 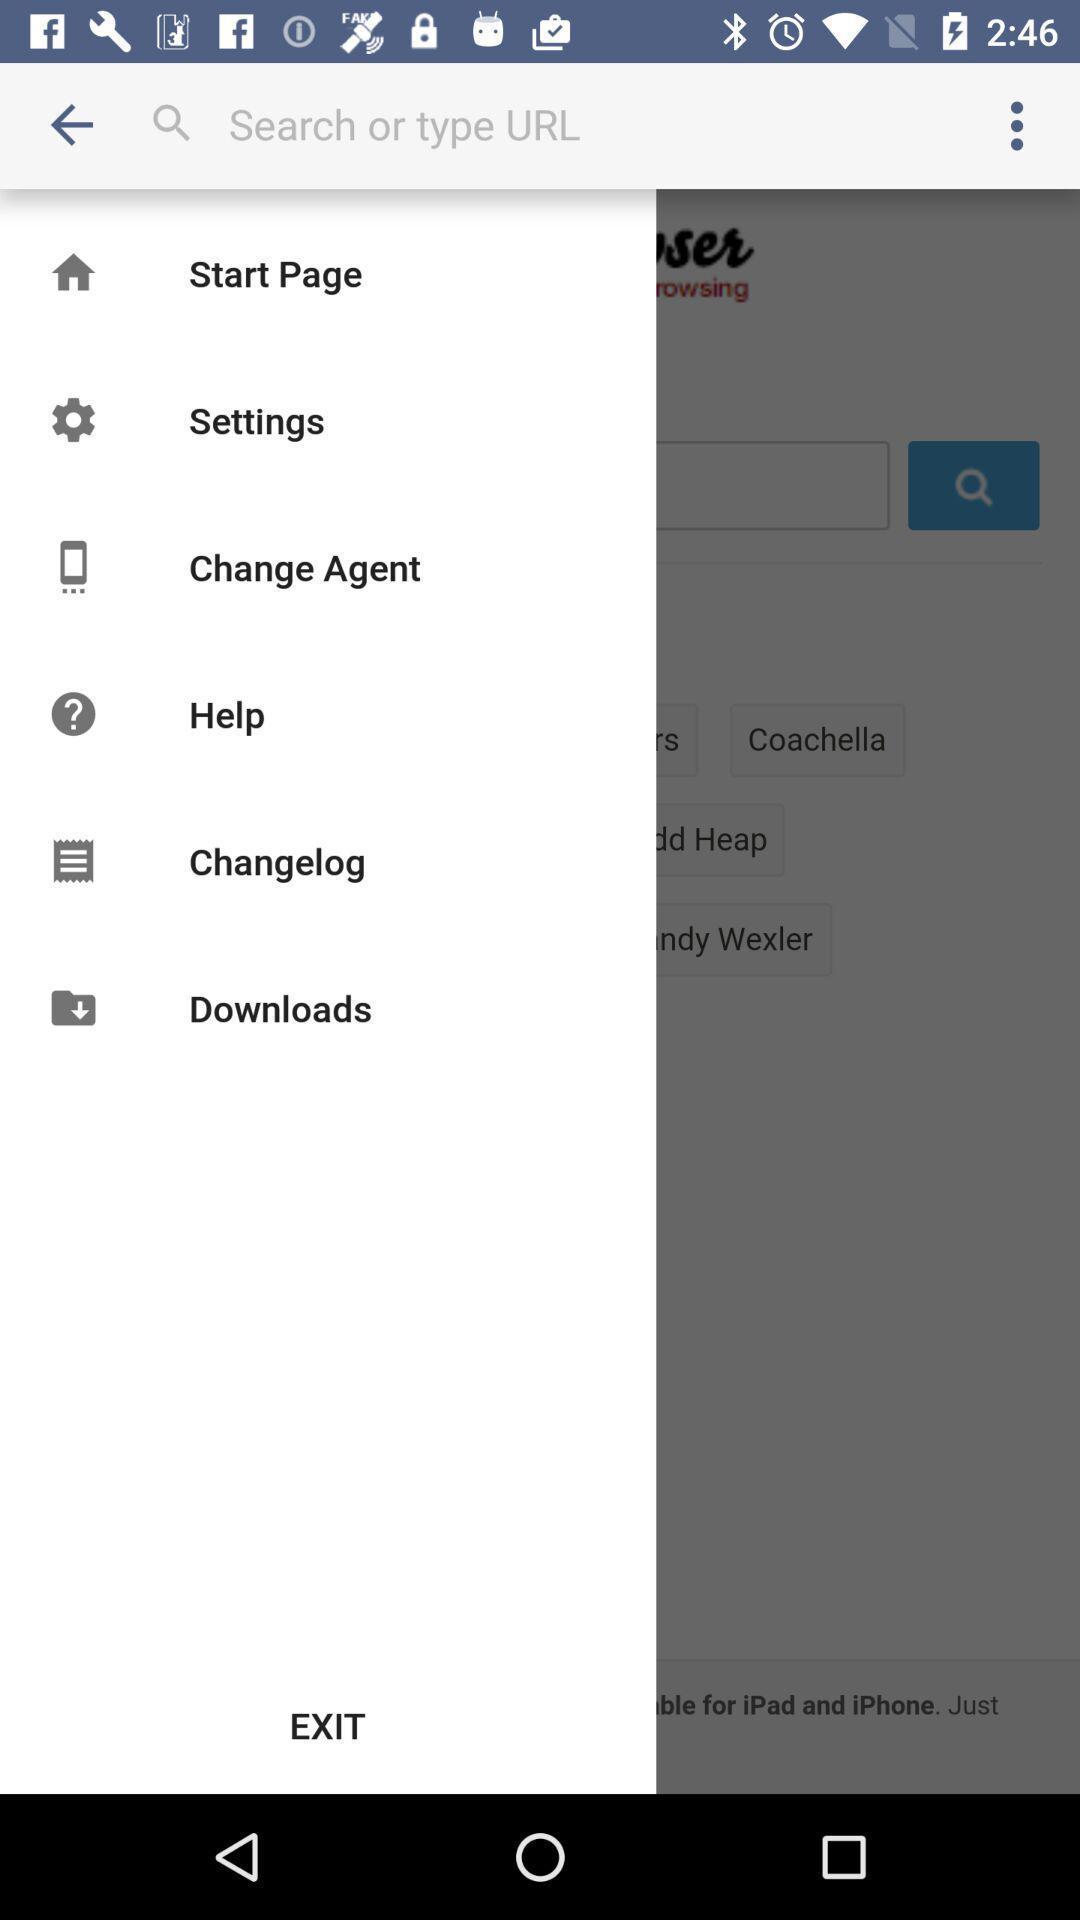 I want to click on settings item, so click(x=255, y=419).